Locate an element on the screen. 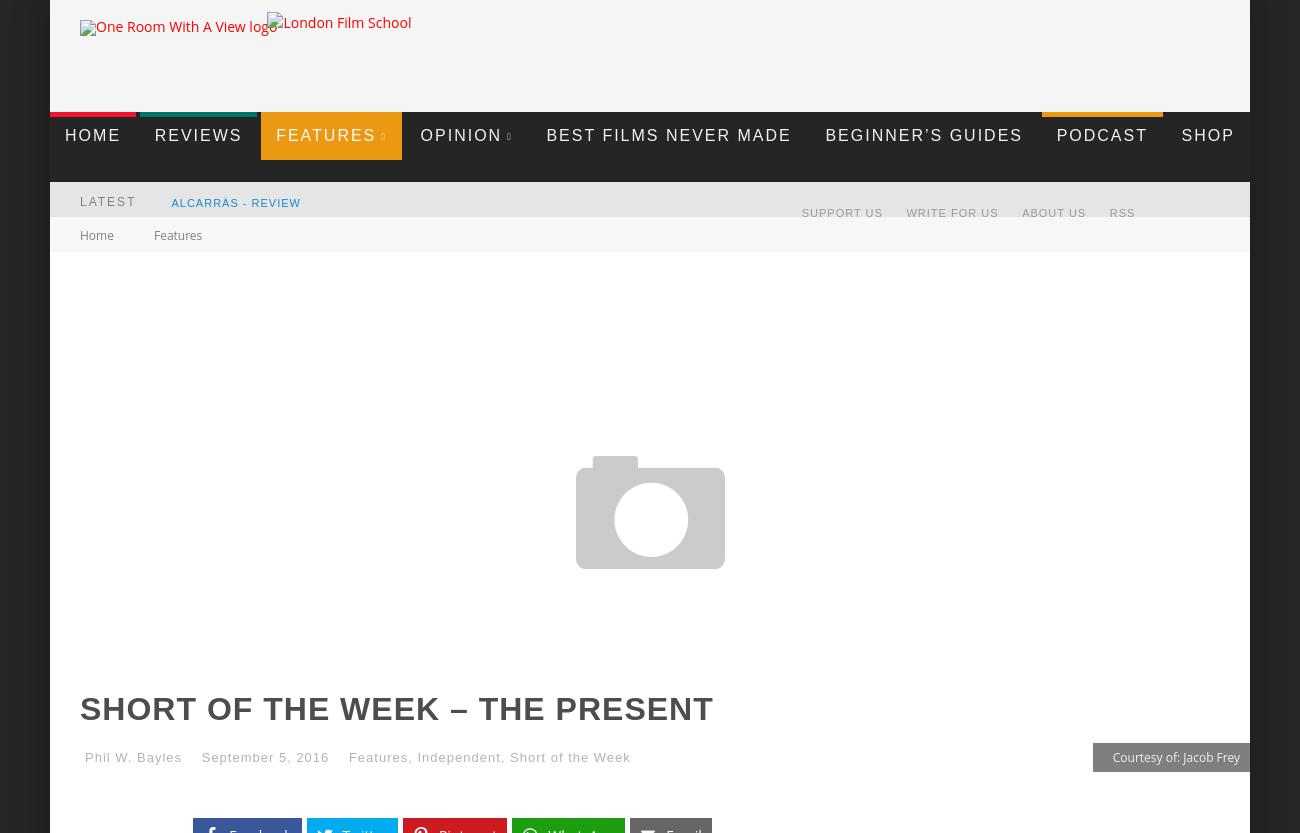 The height and width of the screenshot is (833, 1300). 'Independent' is located at coordinates (457, 756).